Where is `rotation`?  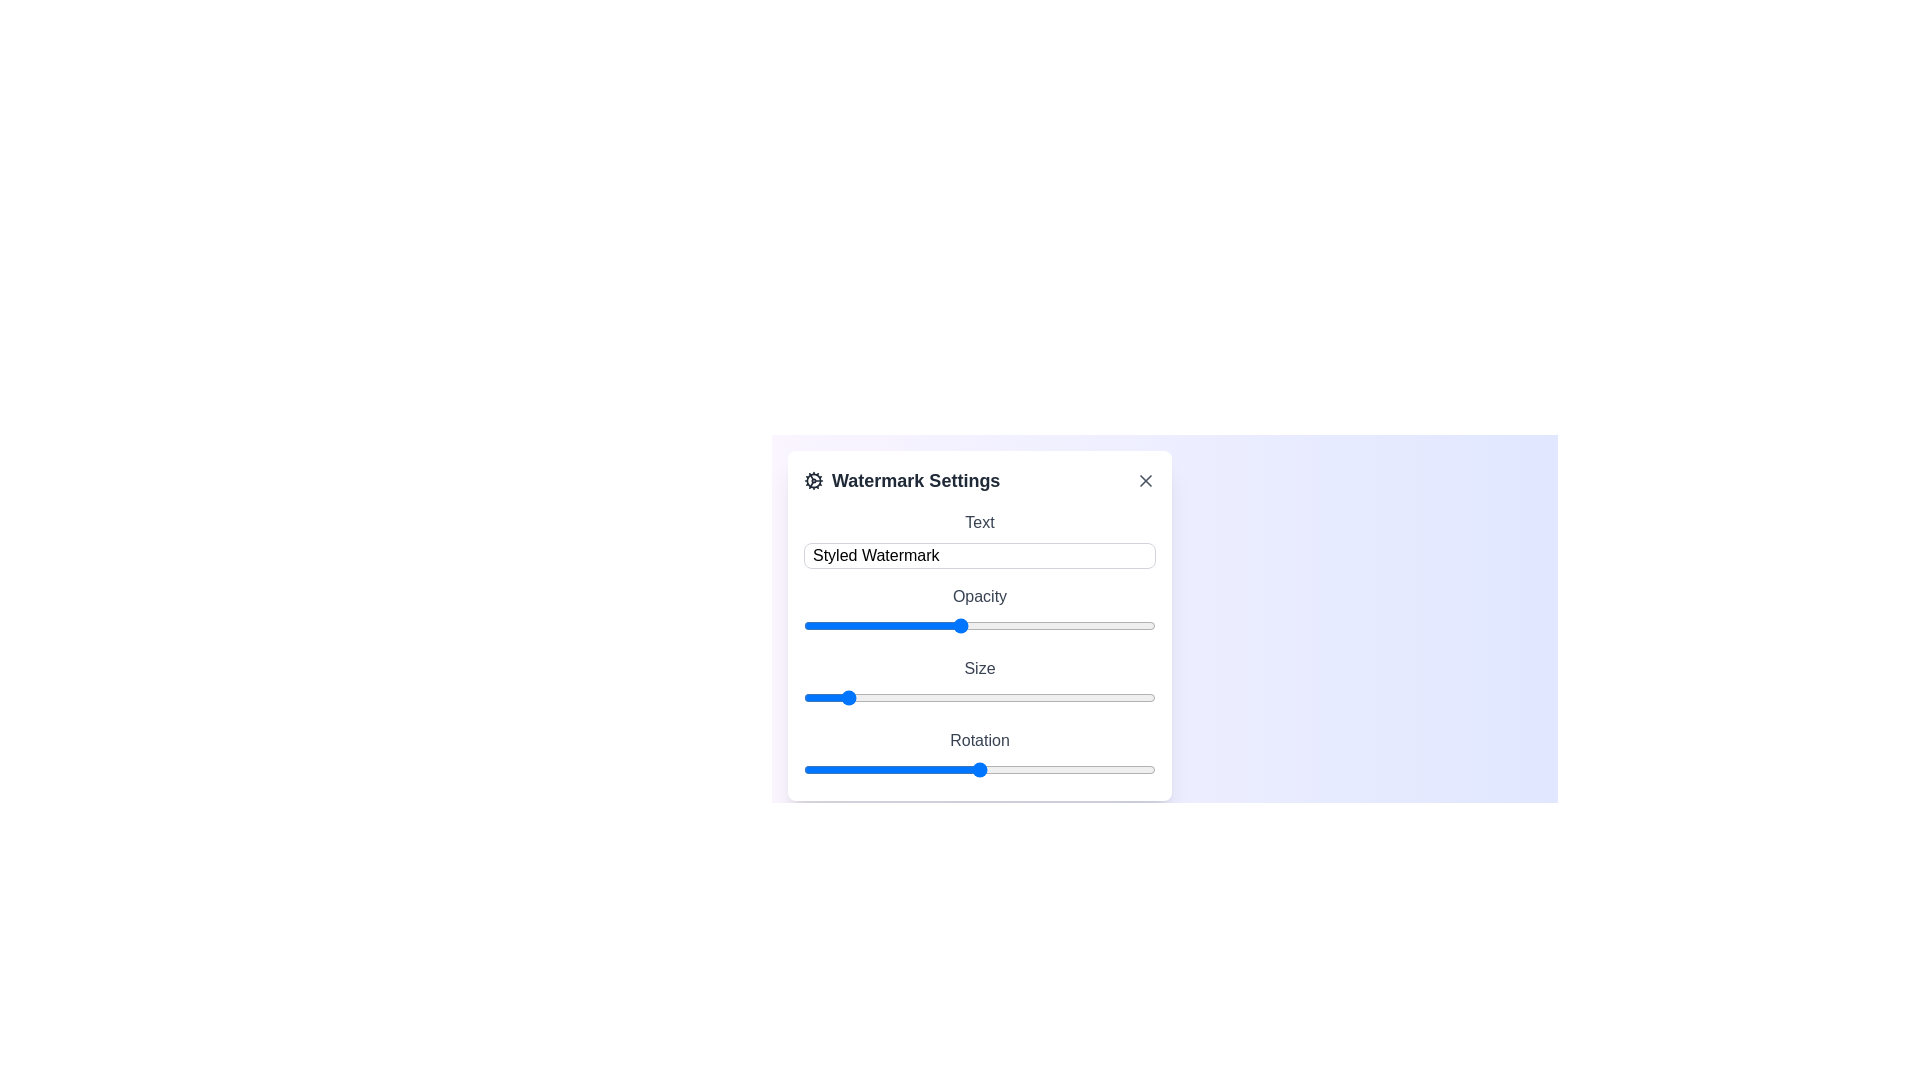
rotation is located at coordinates (847, 769).